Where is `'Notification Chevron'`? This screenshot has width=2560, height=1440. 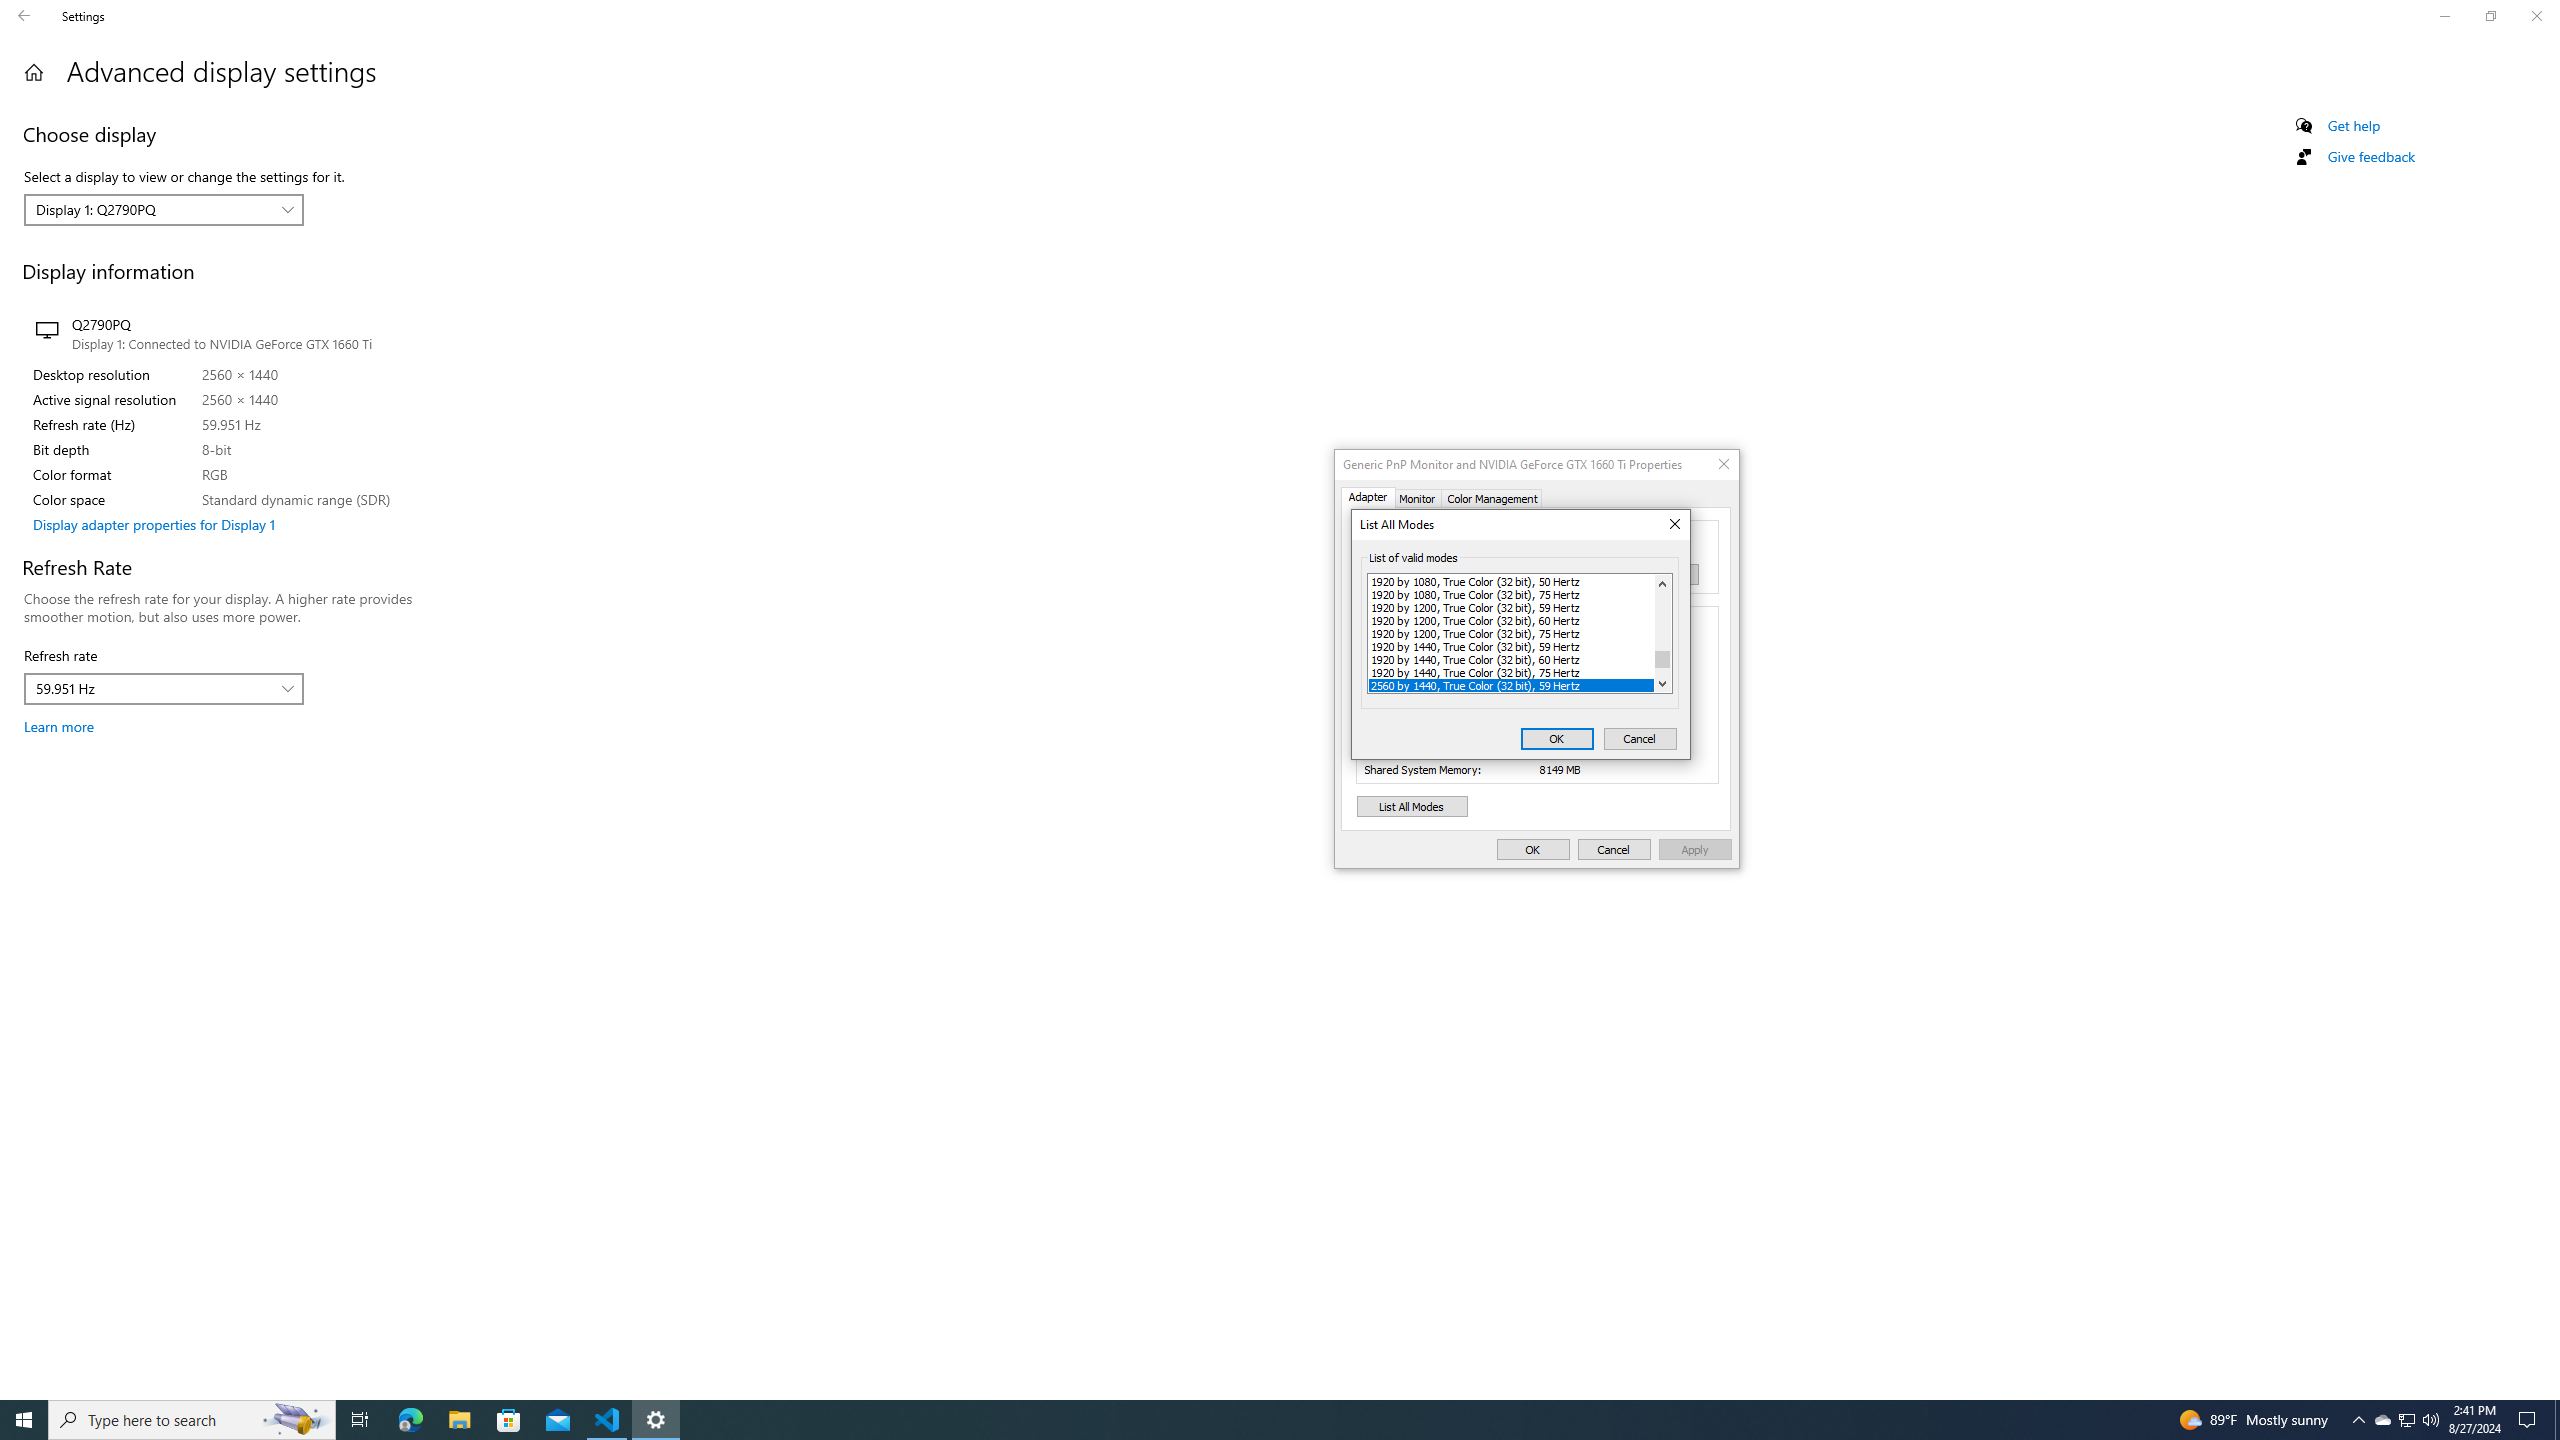
'Notification Chevron' is located at coordinates (2359, 1418).